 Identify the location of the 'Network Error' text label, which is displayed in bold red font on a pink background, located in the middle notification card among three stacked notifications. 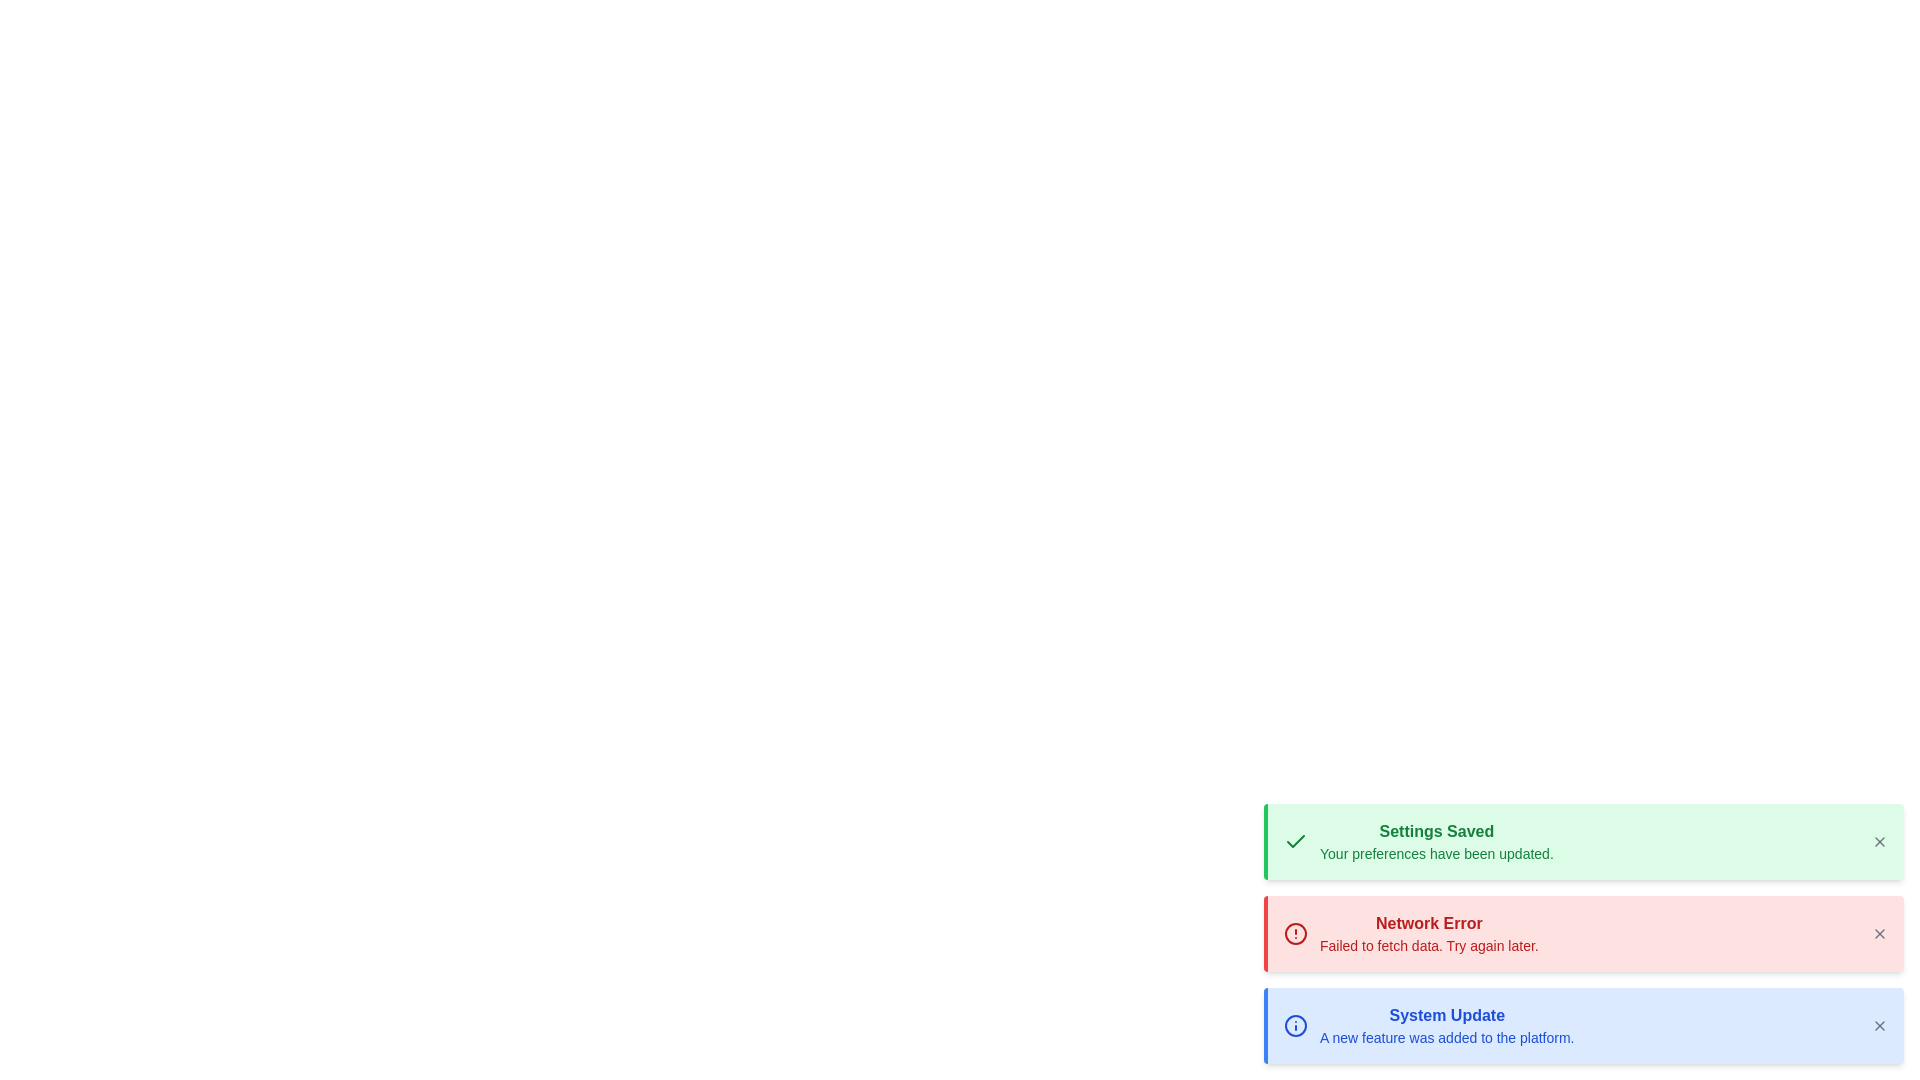
(1428, 924).